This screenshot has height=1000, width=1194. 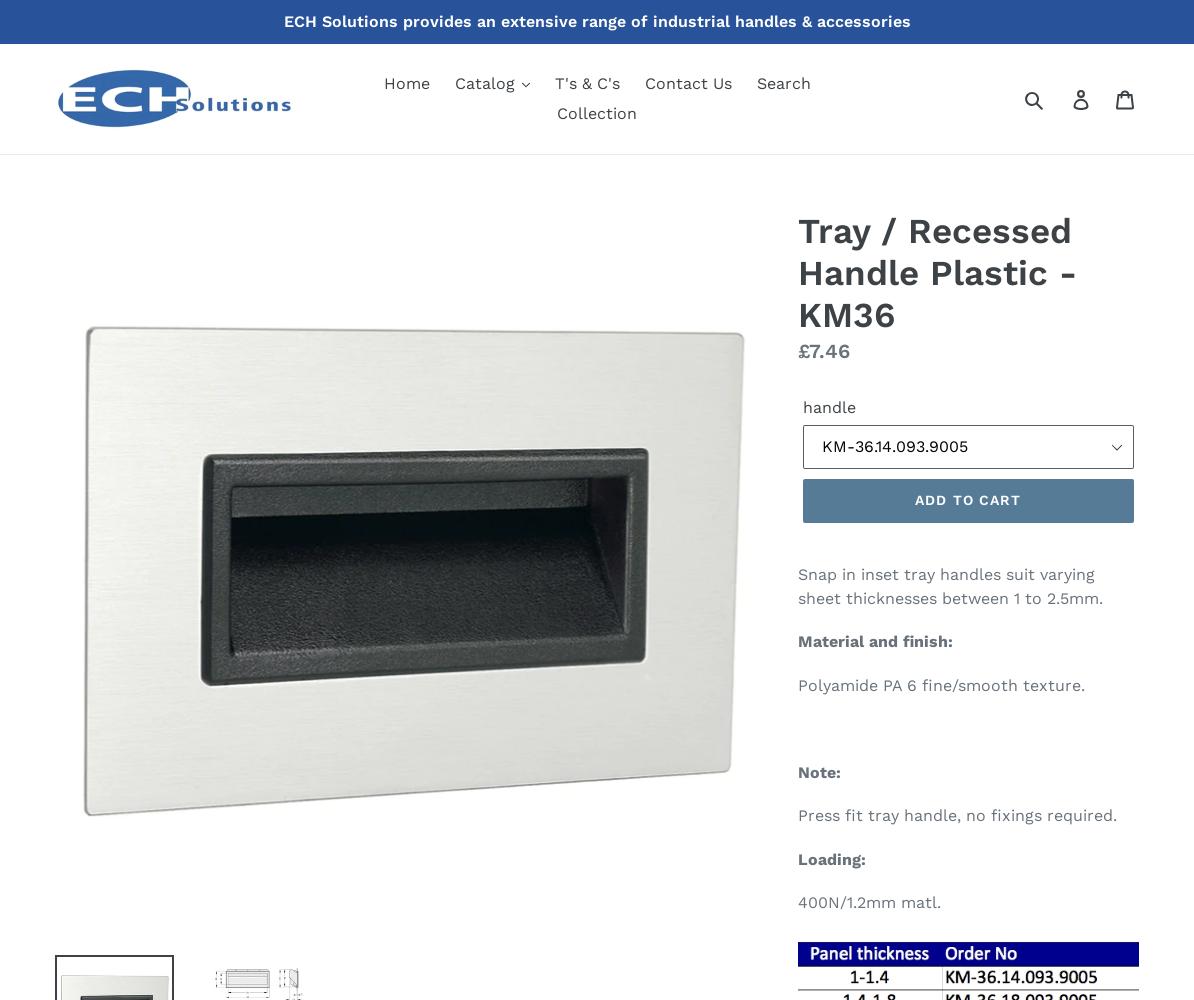 What do you see at coordinates (956, 814) in the screenshot?
I see `'Press fit tray handle, no fixings required.'` at bounding box center [956, 814].